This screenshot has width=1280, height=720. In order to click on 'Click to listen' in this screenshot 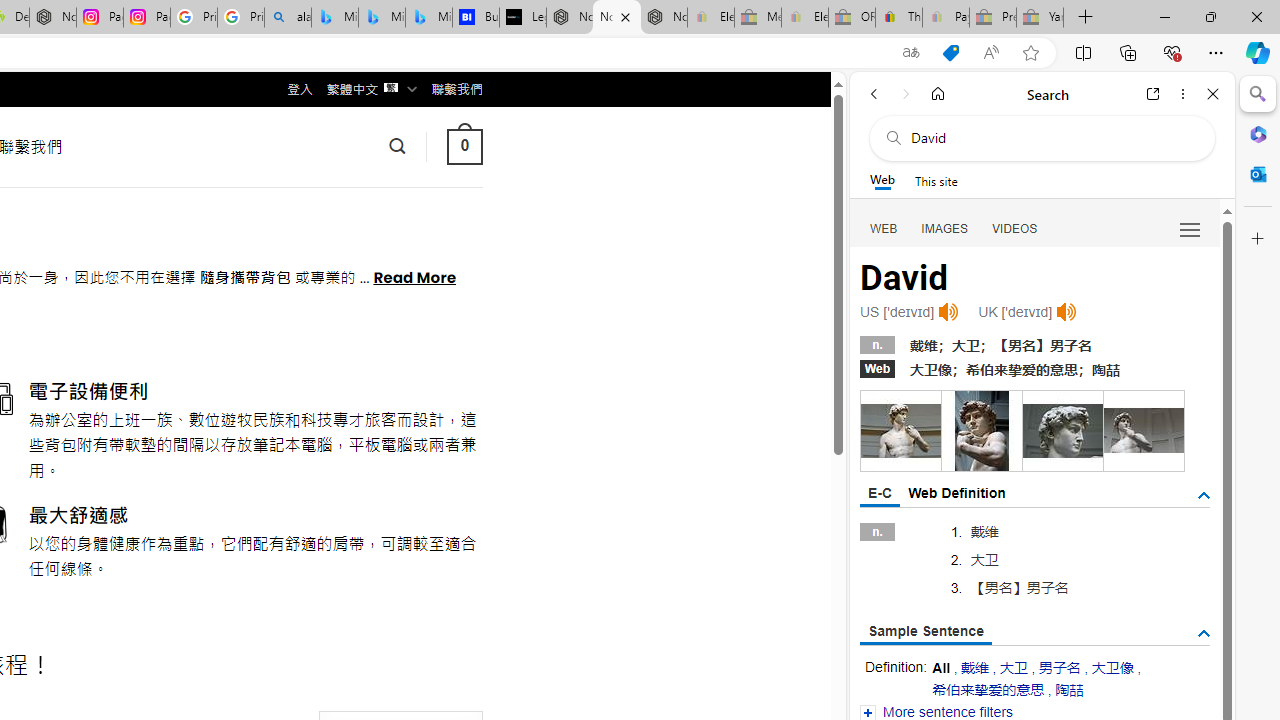, I will do `click(1065, 312)`.